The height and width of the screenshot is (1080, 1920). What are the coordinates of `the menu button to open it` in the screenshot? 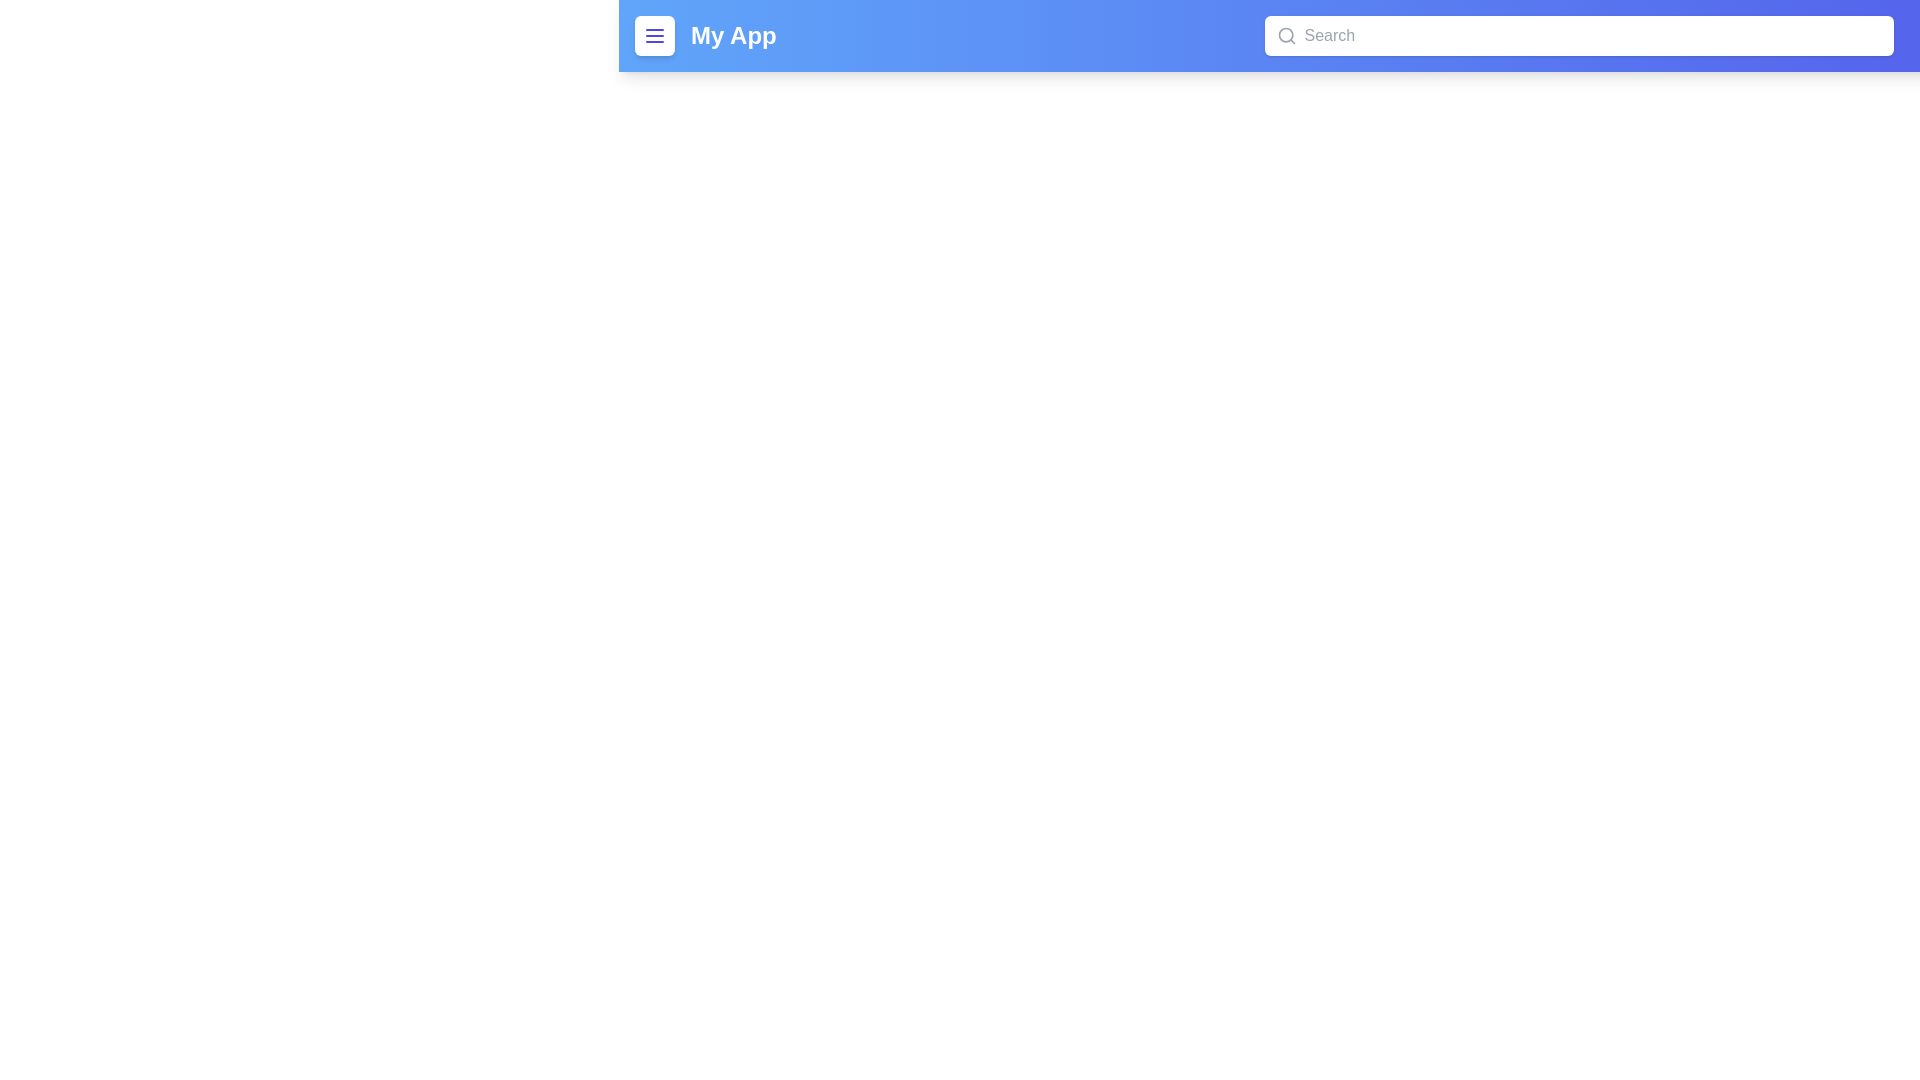 It's located at (654, 35).